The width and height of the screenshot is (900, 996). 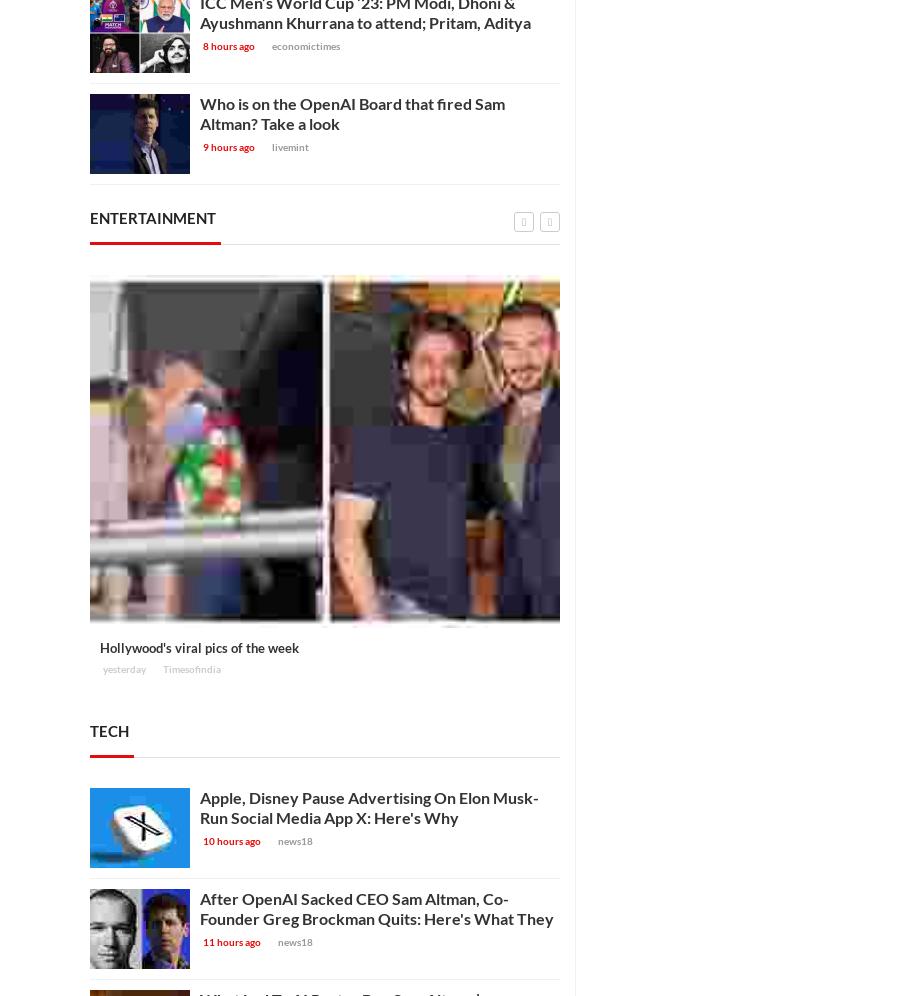 What do you see at coordinates (199, 646) in the screenshot?
I see `'Hollywood's viral pics of the week'` at bounding box center [199, 646].